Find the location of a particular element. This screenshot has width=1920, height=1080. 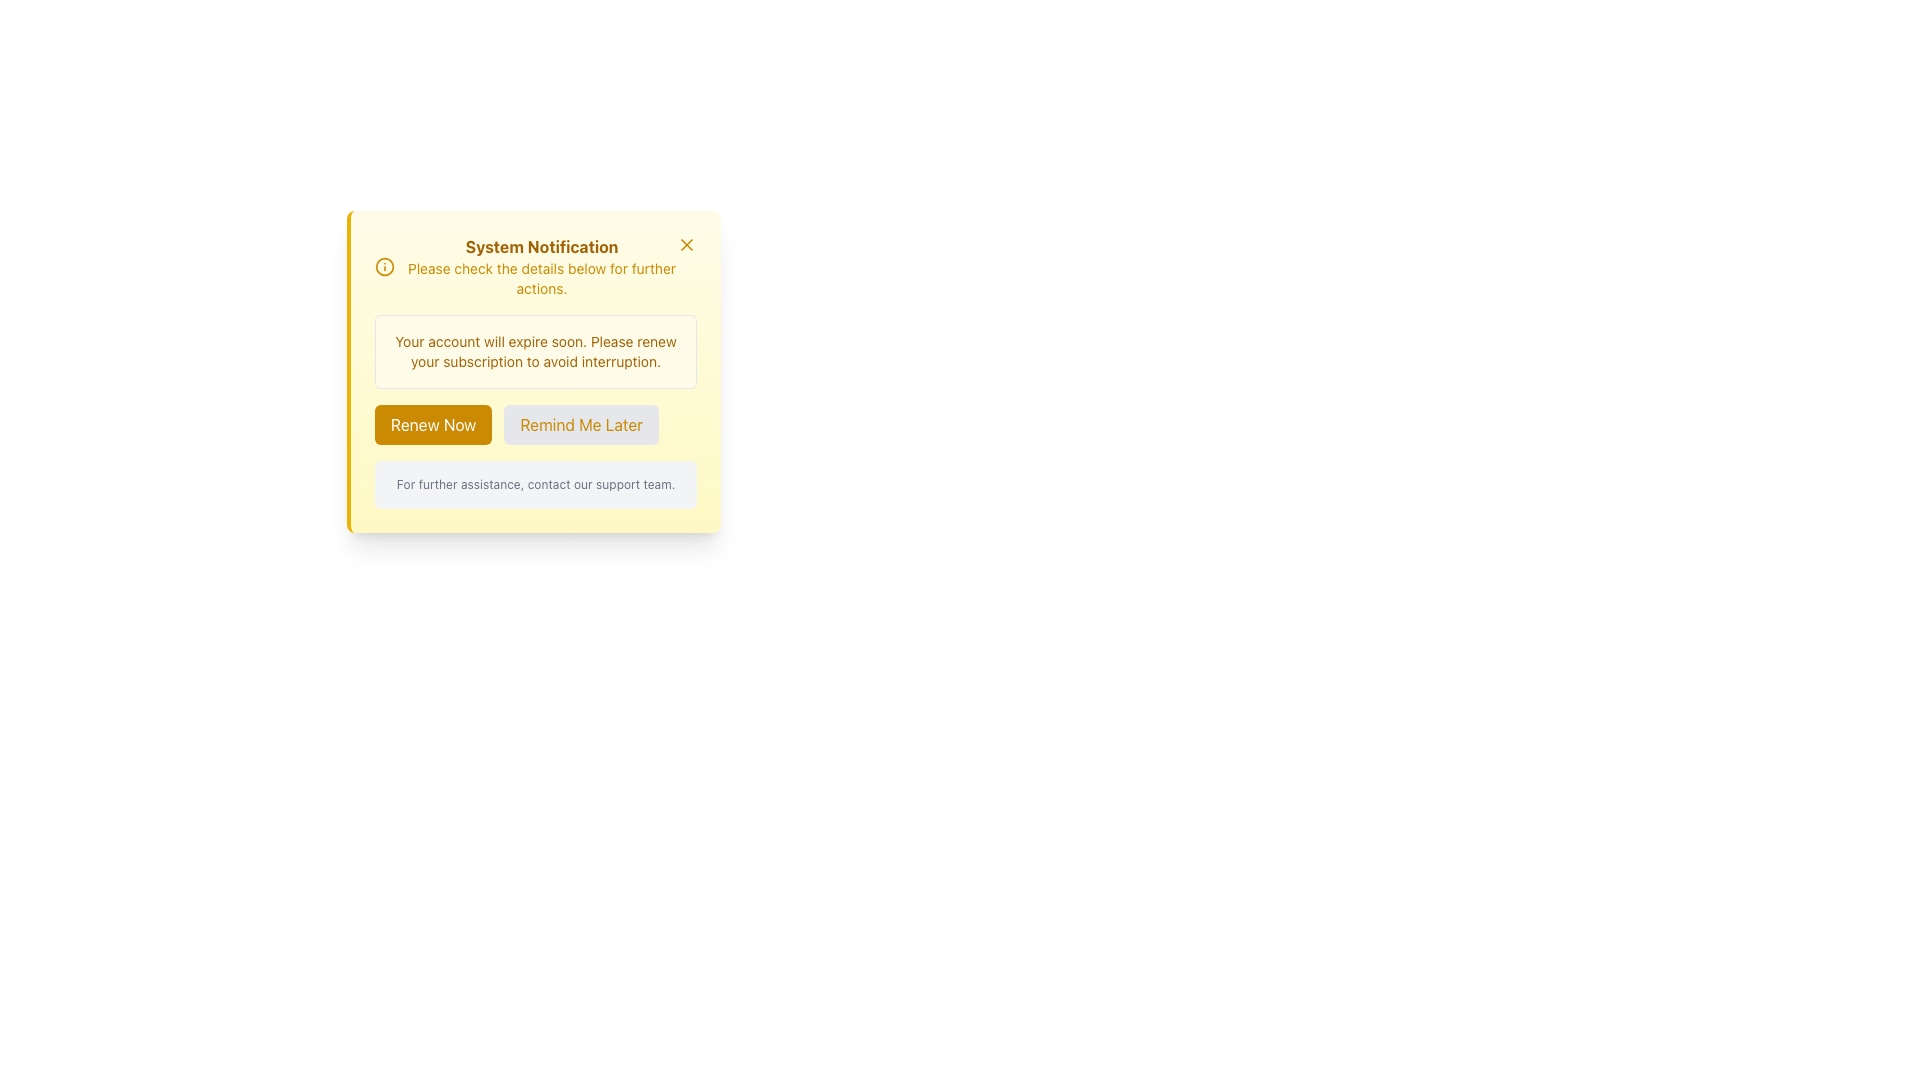

informational header notification text that includes 'System Notification' and additional instructions 'Please check the details below for further actions.' is located at coordinates (526, 265).